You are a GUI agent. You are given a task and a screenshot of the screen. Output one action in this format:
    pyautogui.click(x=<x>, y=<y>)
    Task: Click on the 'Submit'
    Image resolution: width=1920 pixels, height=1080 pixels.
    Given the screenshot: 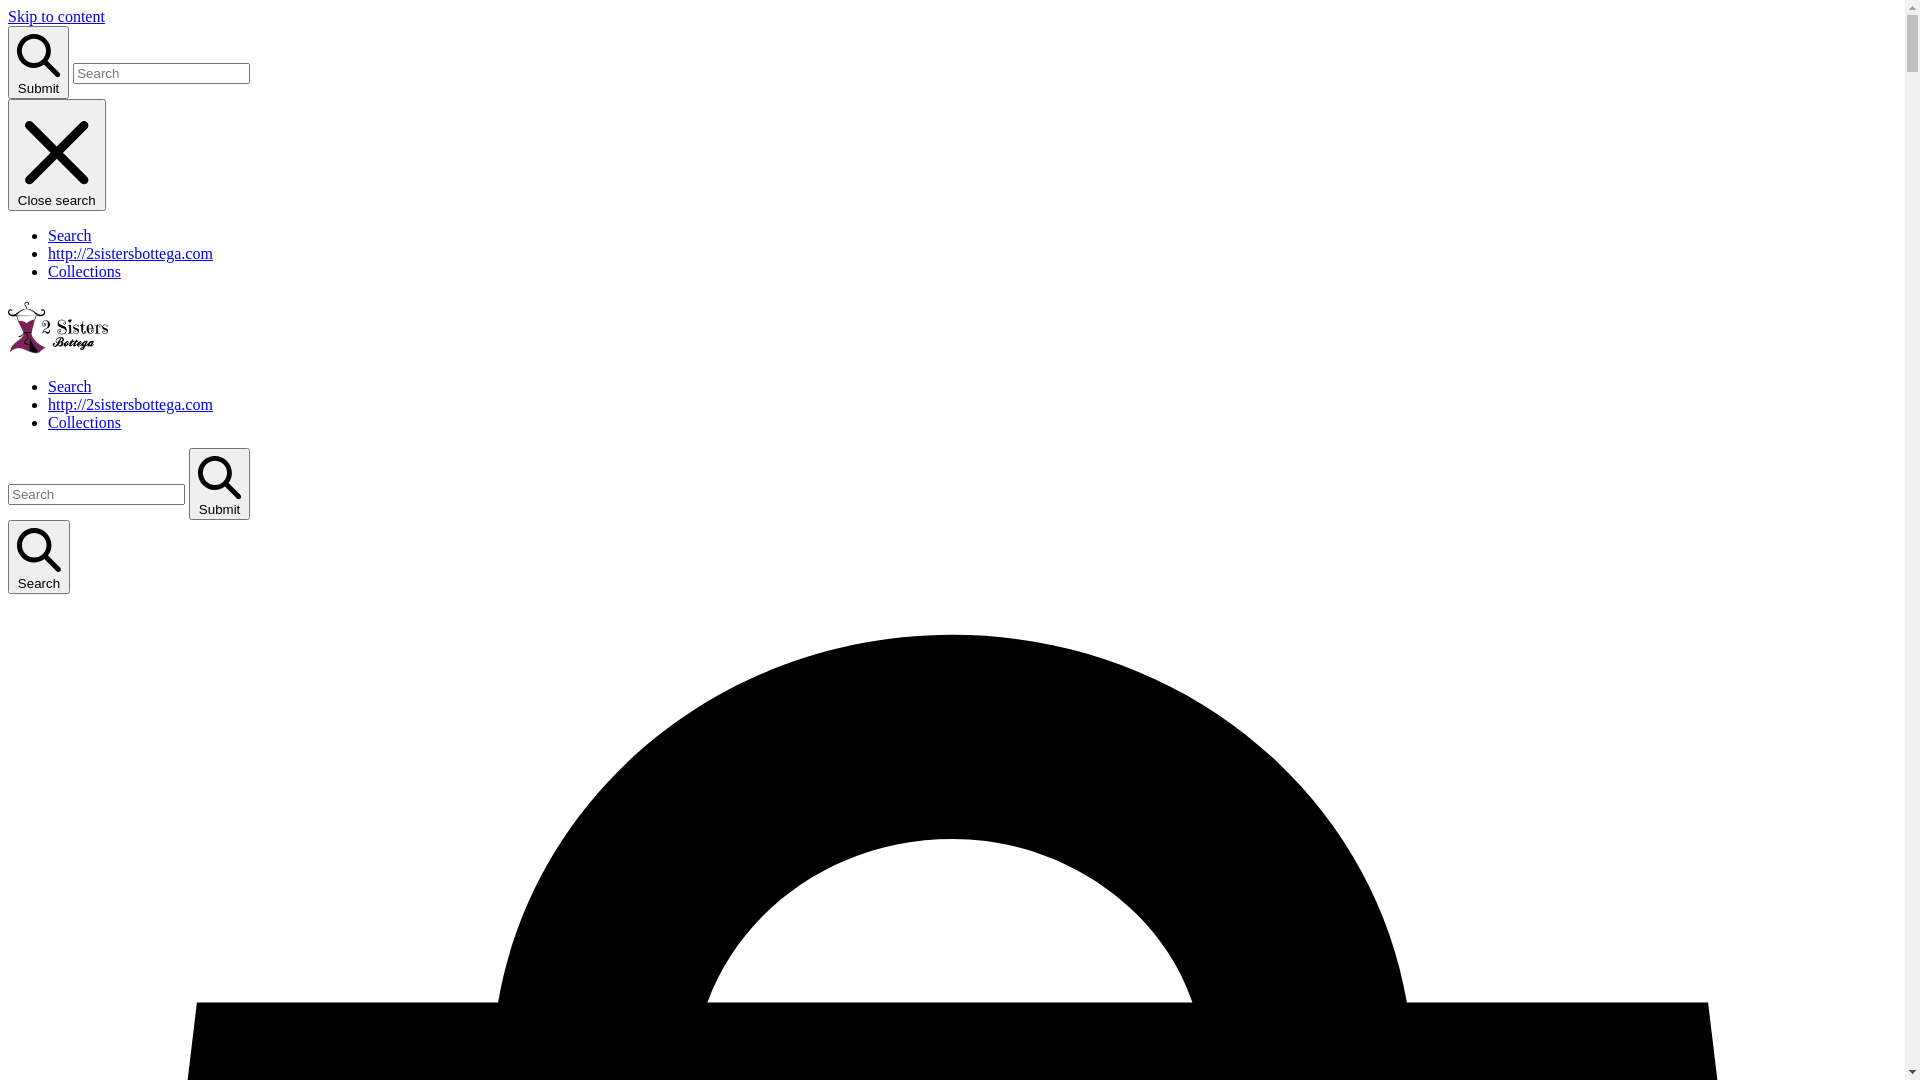 What is the action you would take?
    pyautogui.click(x=219, y=484)
    